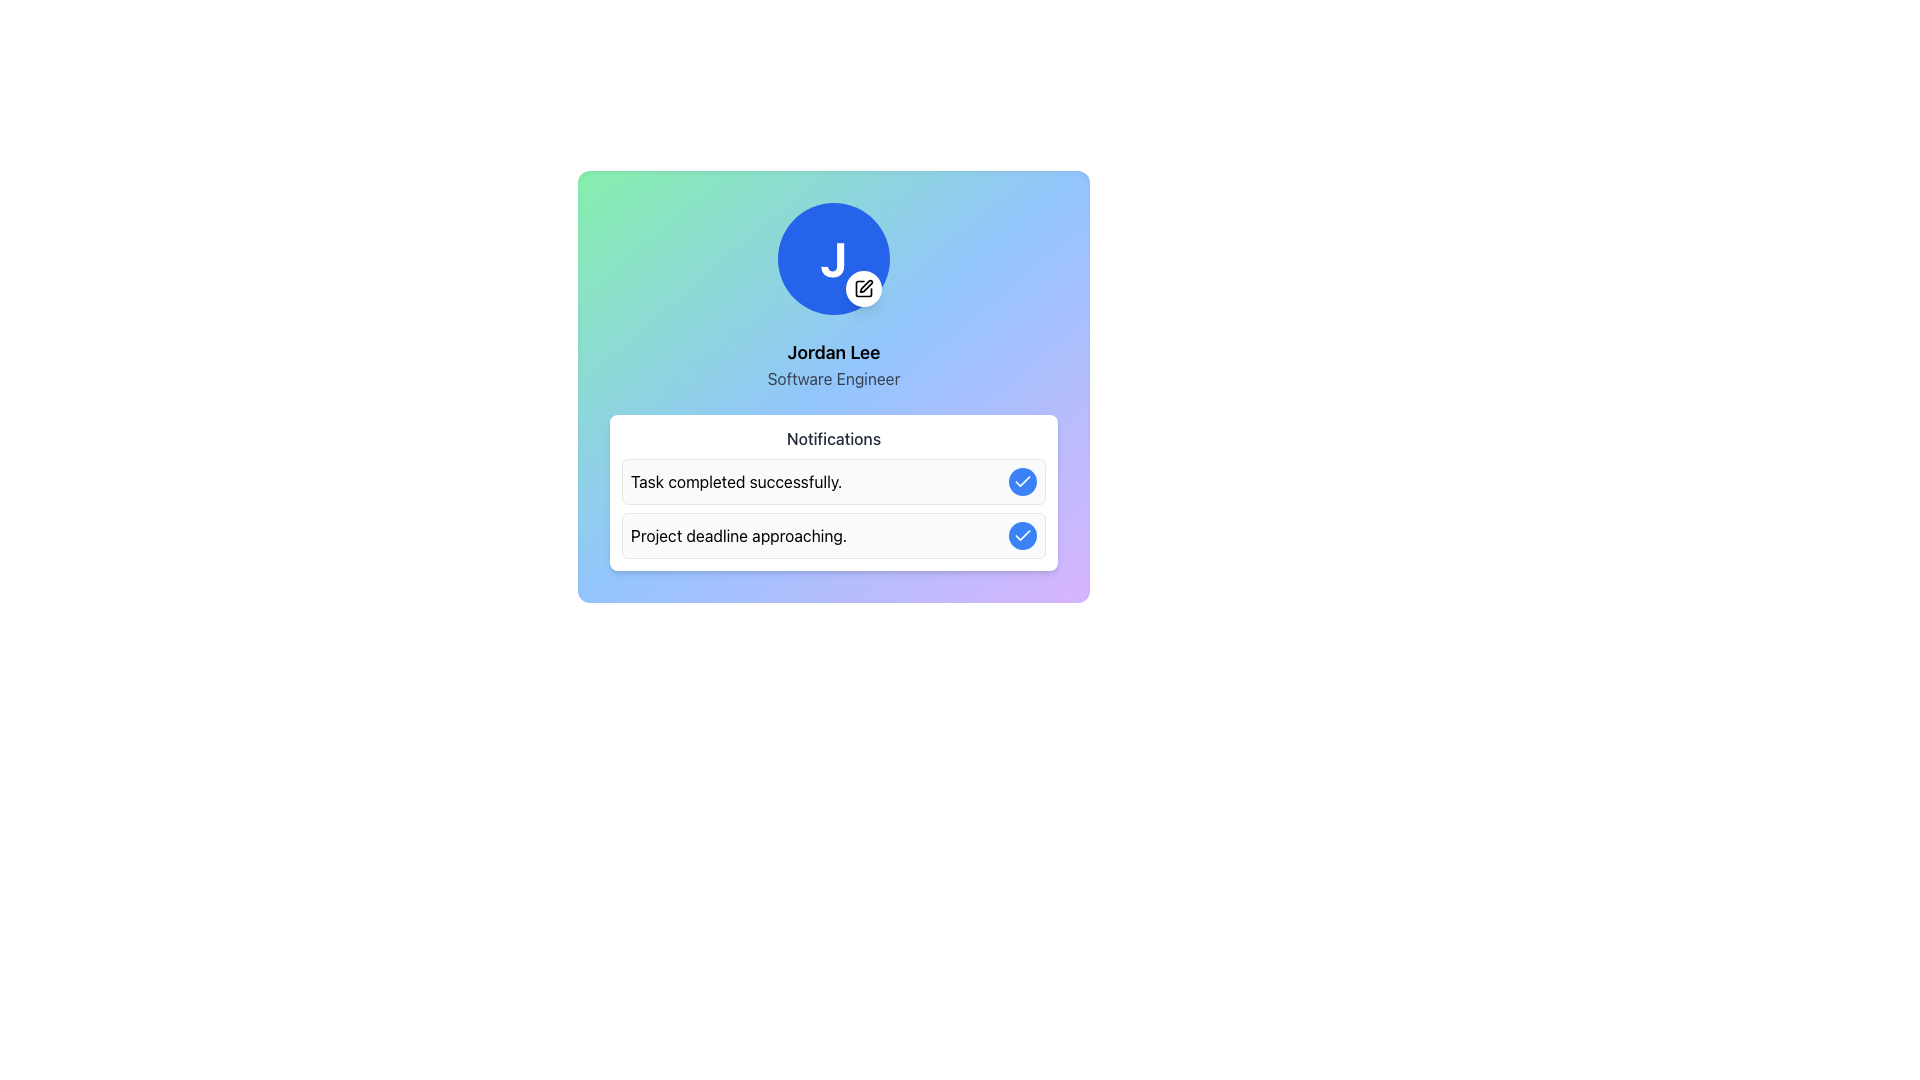  What do you see at coordinates (834, 508) in the screenshot?
I see `the second notification list item that reads 'Project deadline approaching.'` at bounding box center [834, 508].